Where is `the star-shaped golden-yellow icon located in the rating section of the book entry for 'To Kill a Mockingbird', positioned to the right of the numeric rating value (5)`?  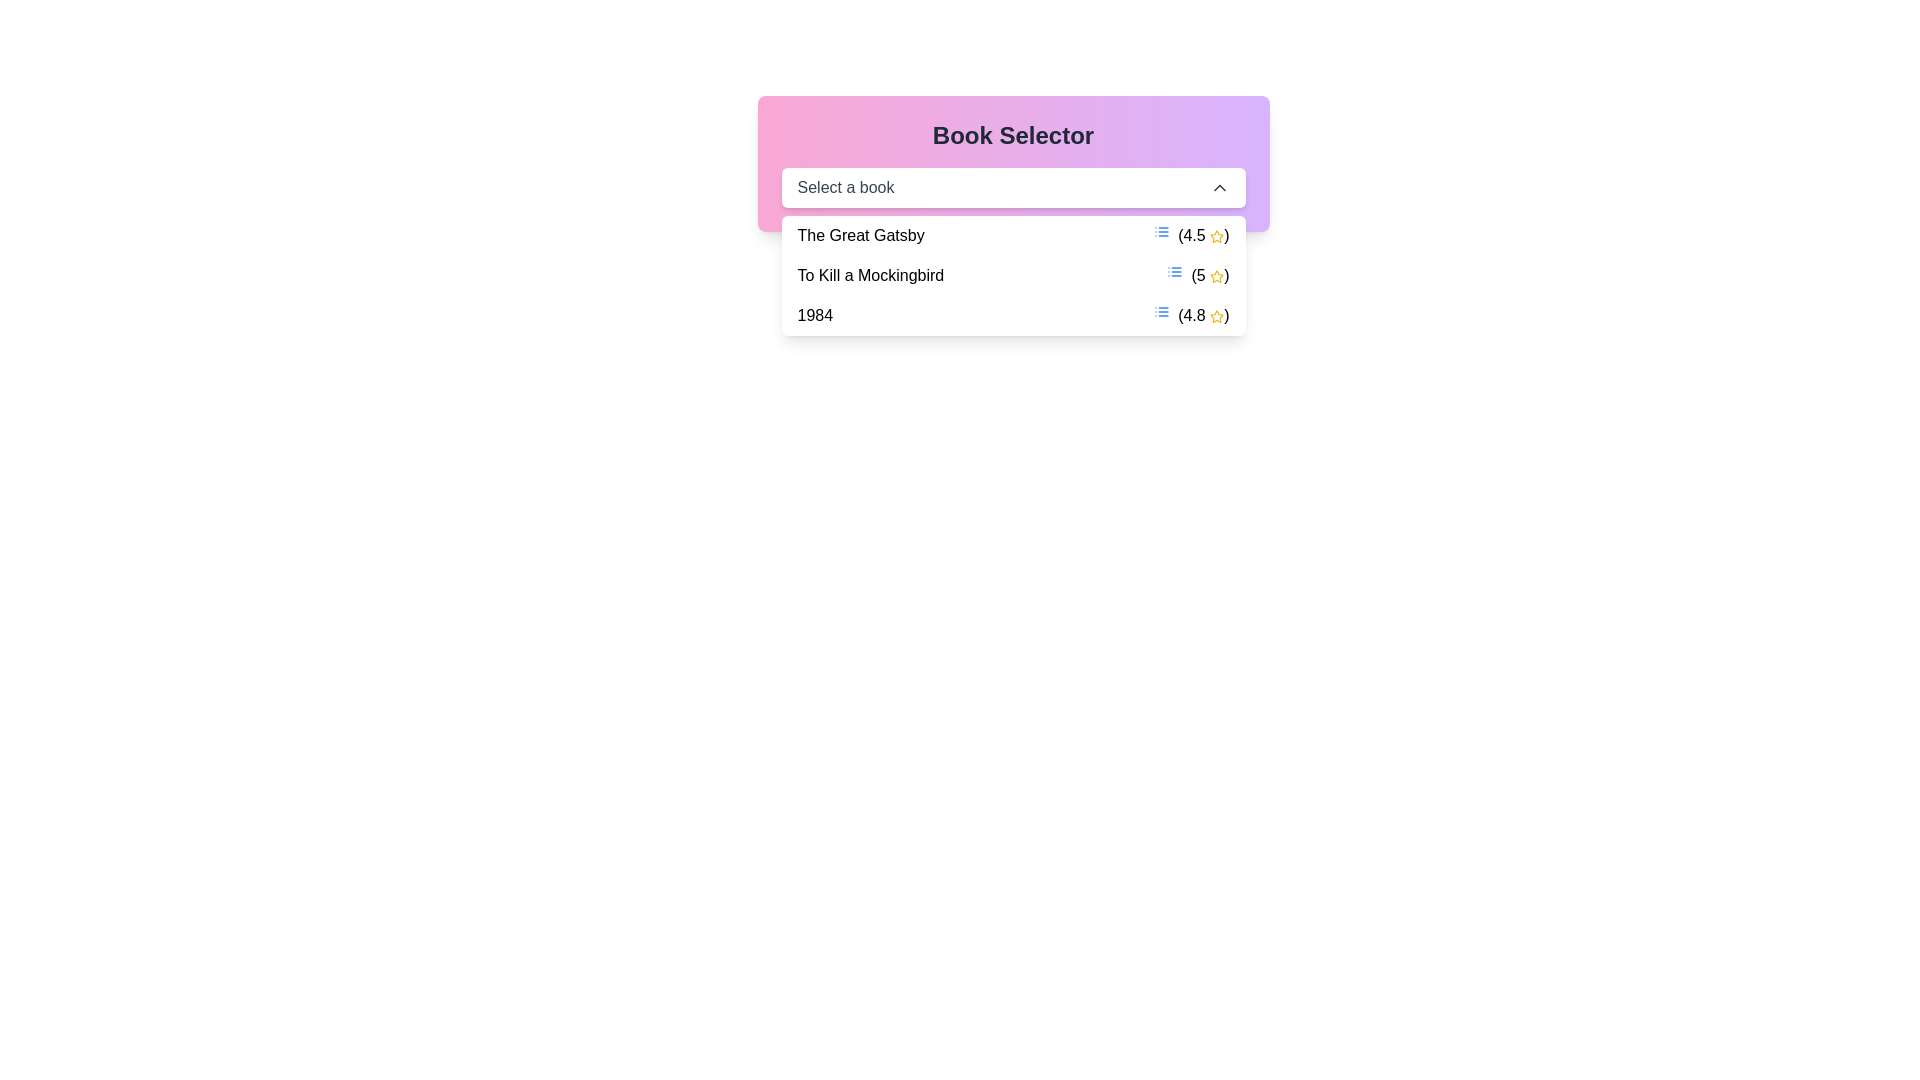 the star-shaped golden-yellow icon located in the rating section of the book entry for 'To Kill a Mockingbird', positioned to the right of the numeric rating value (5) is located at coordinates (1216, 276).